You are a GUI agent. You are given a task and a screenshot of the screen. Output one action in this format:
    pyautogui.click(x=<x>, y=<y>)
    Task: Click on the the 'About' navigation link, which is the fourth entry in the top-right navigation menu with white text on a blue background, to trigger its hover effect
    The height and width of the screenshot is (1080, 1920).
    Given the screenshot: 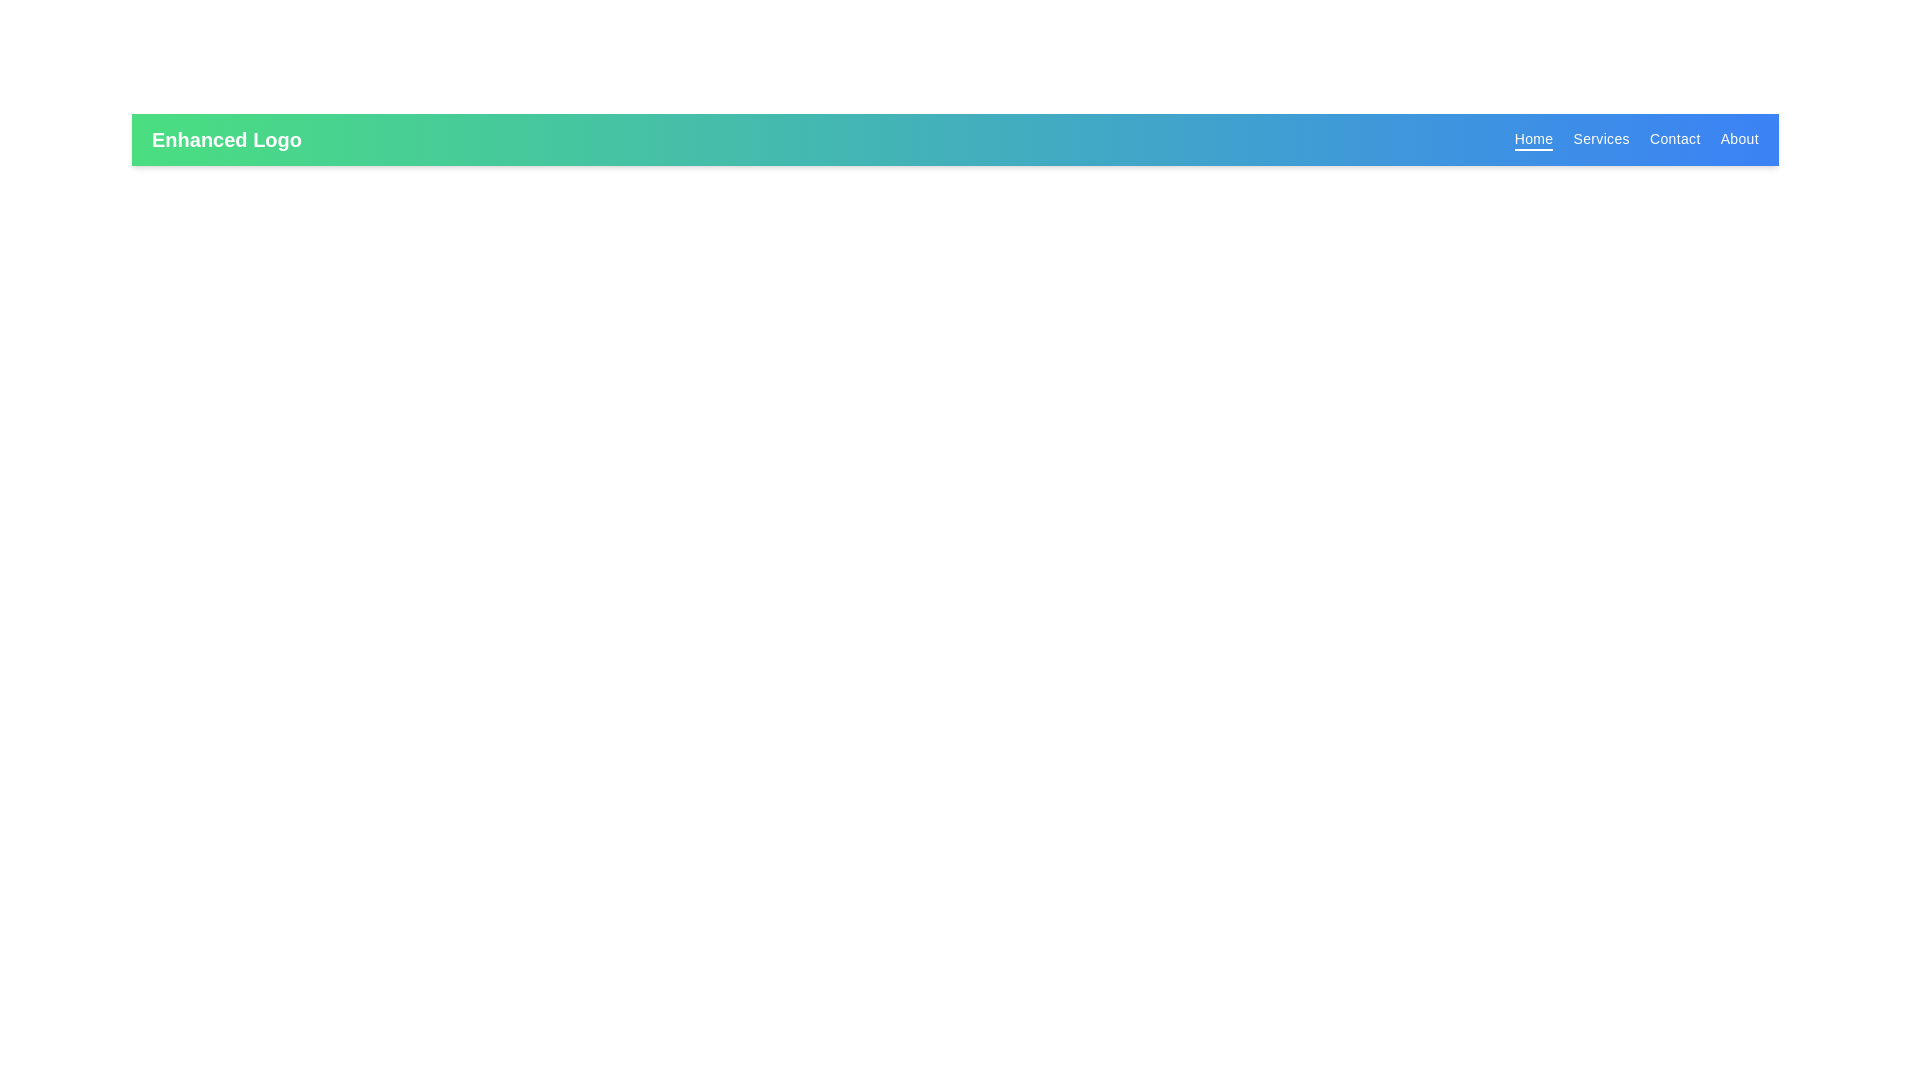 What is the action you would take?
    pyautogui.click(x=1738, y=138)
    